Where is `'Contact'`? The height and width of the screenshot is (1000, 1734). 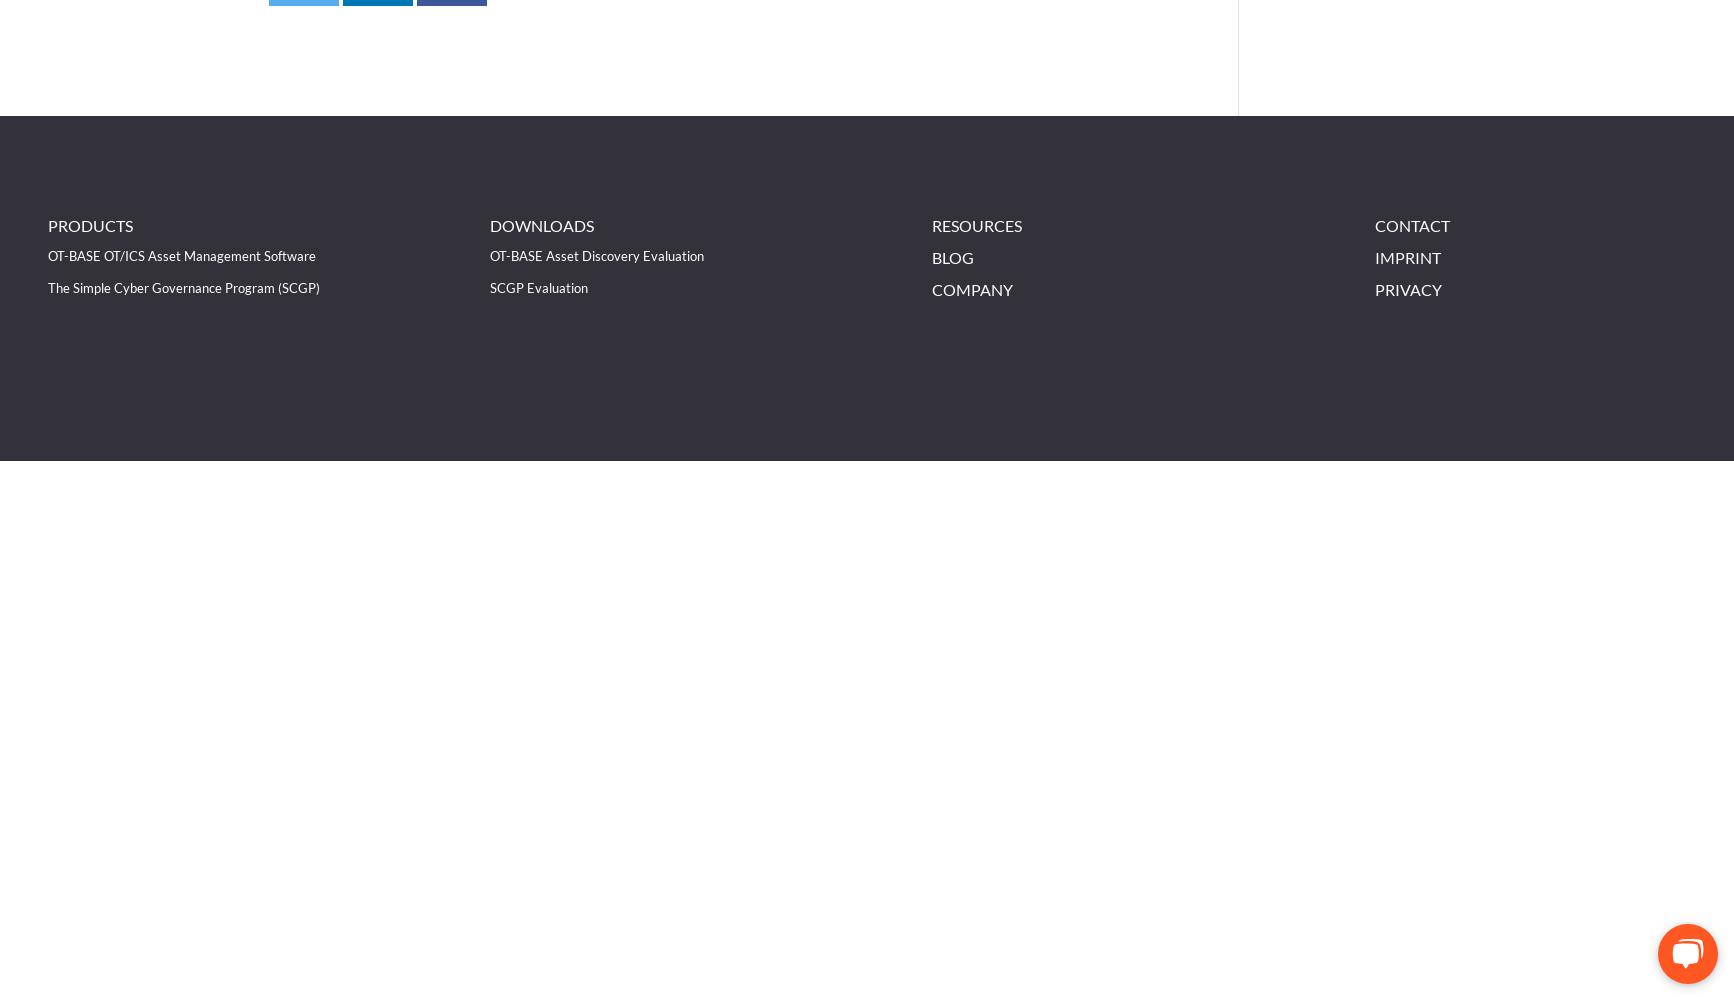
'Contact' is located at coordinates (1410, 224).